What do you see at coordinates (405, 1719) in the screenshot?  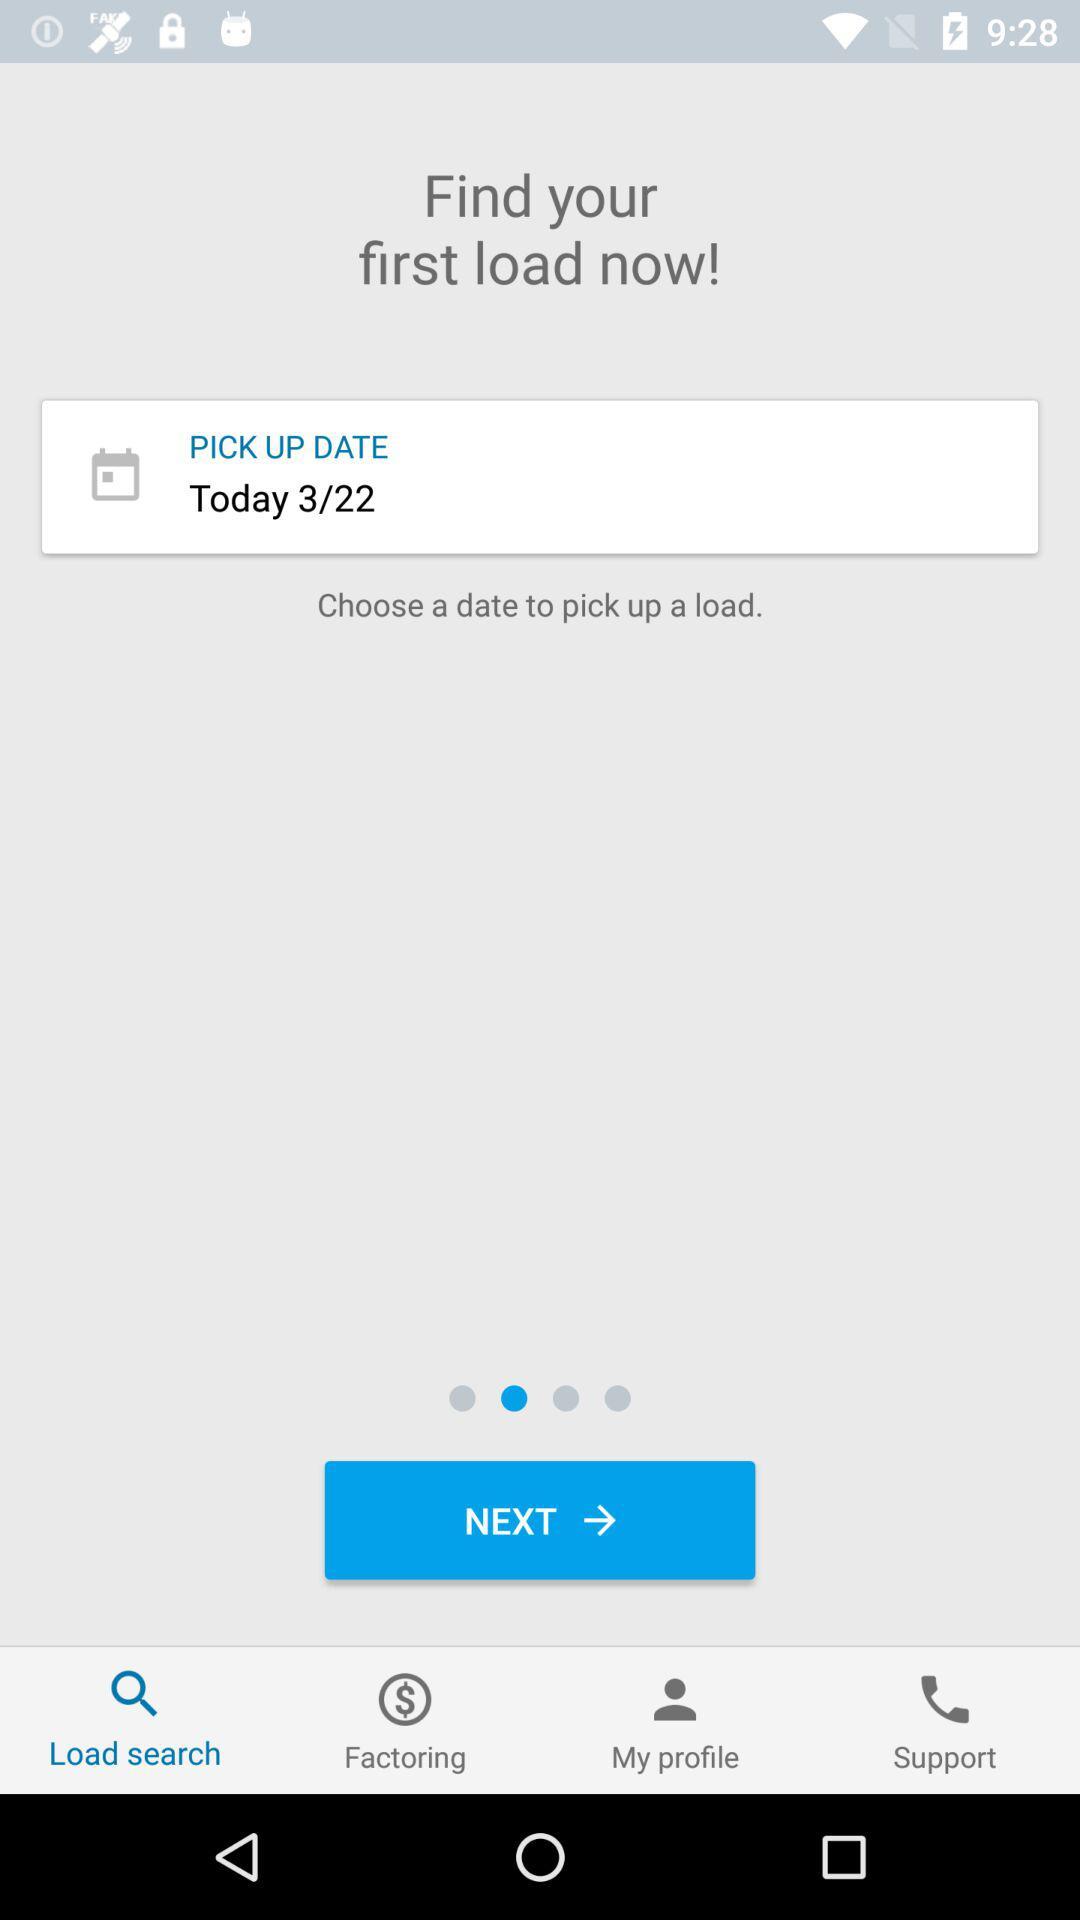 I see `the factoring` at bounding box center [405, 1719].